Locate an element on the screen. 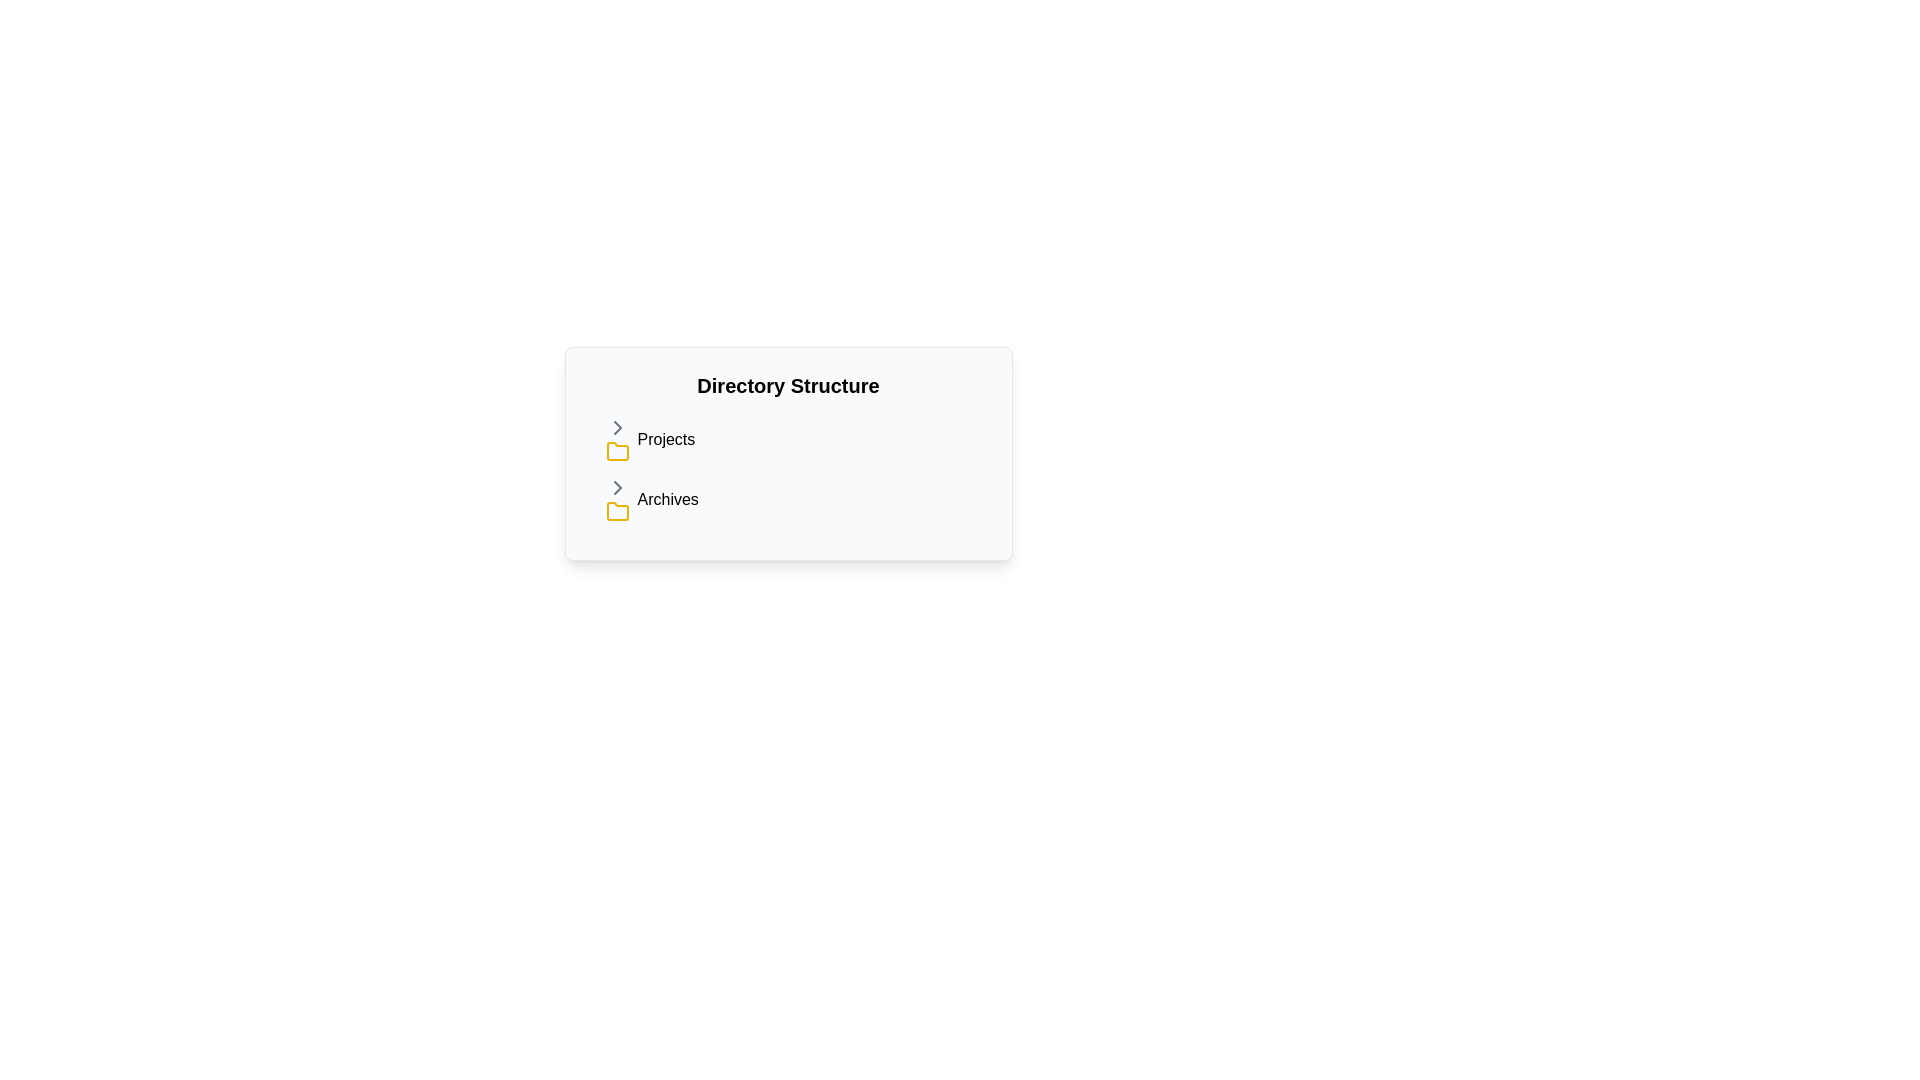  the 'Projects' folder icon in the directory structure is located at coordinates (616, 451).